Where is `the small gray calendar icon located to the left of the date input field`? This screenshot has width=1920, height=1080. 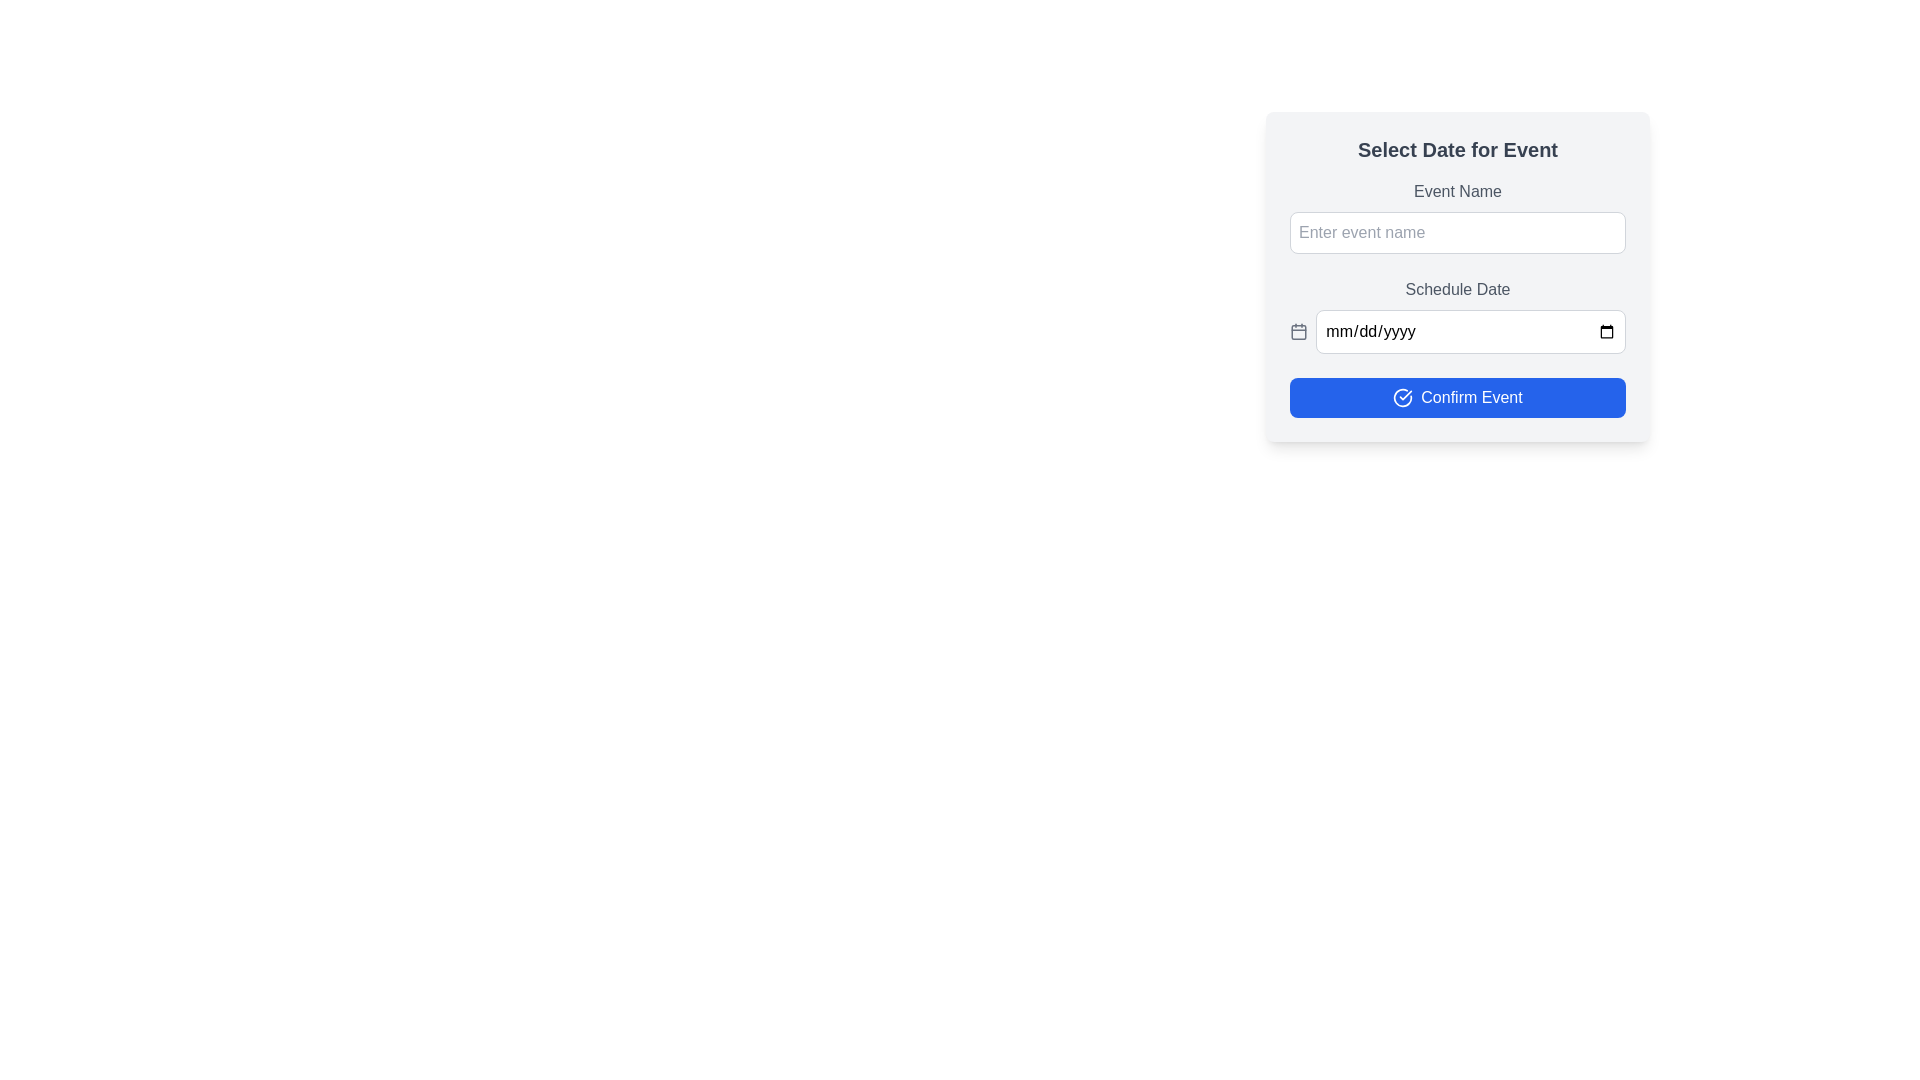 the small gray calendar icon located to the left of the date input field is located at coordinates (1299, 330).